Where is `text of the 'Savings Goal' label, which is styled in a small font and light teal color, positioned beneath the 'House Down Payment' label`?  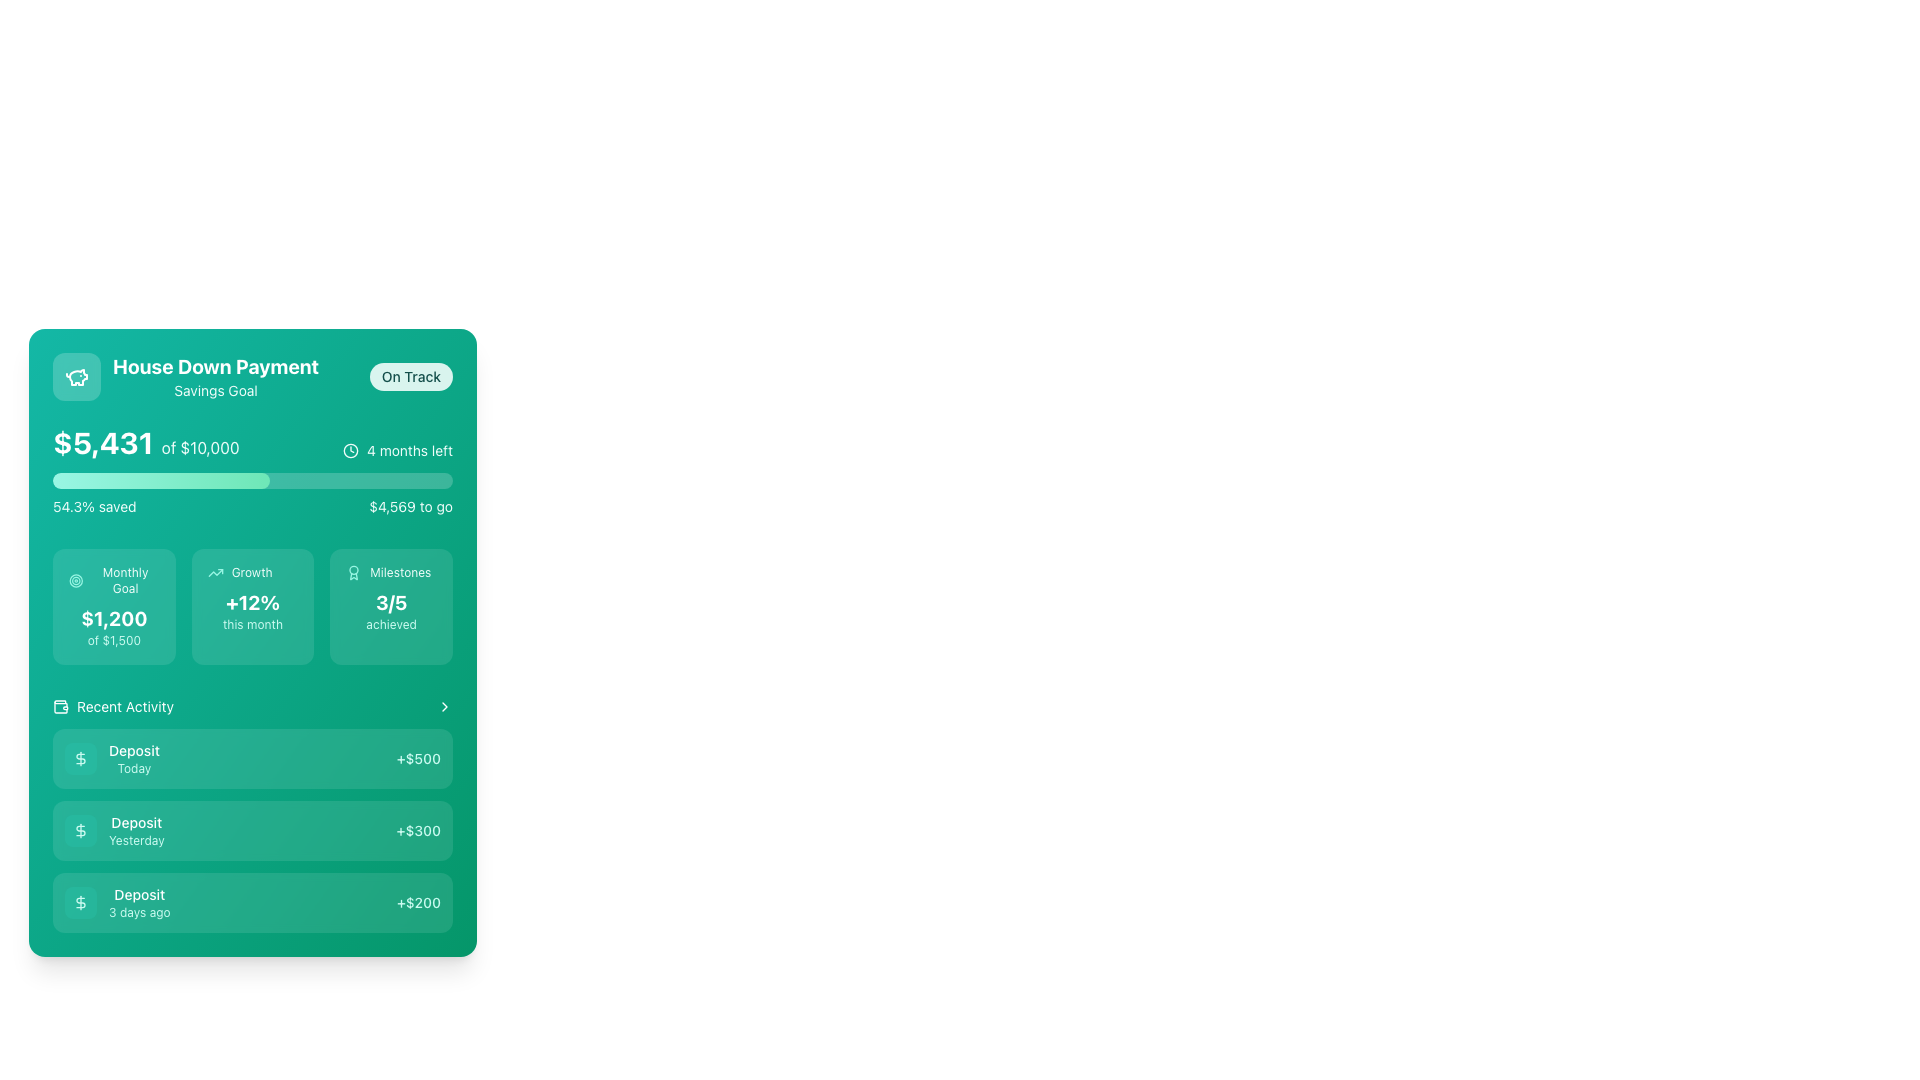
text of the 'Savings Goal' label, which is styled in a small font and light teal color, positioned beneath the 'House Down Payment' label is located at coordinates (216, 390).